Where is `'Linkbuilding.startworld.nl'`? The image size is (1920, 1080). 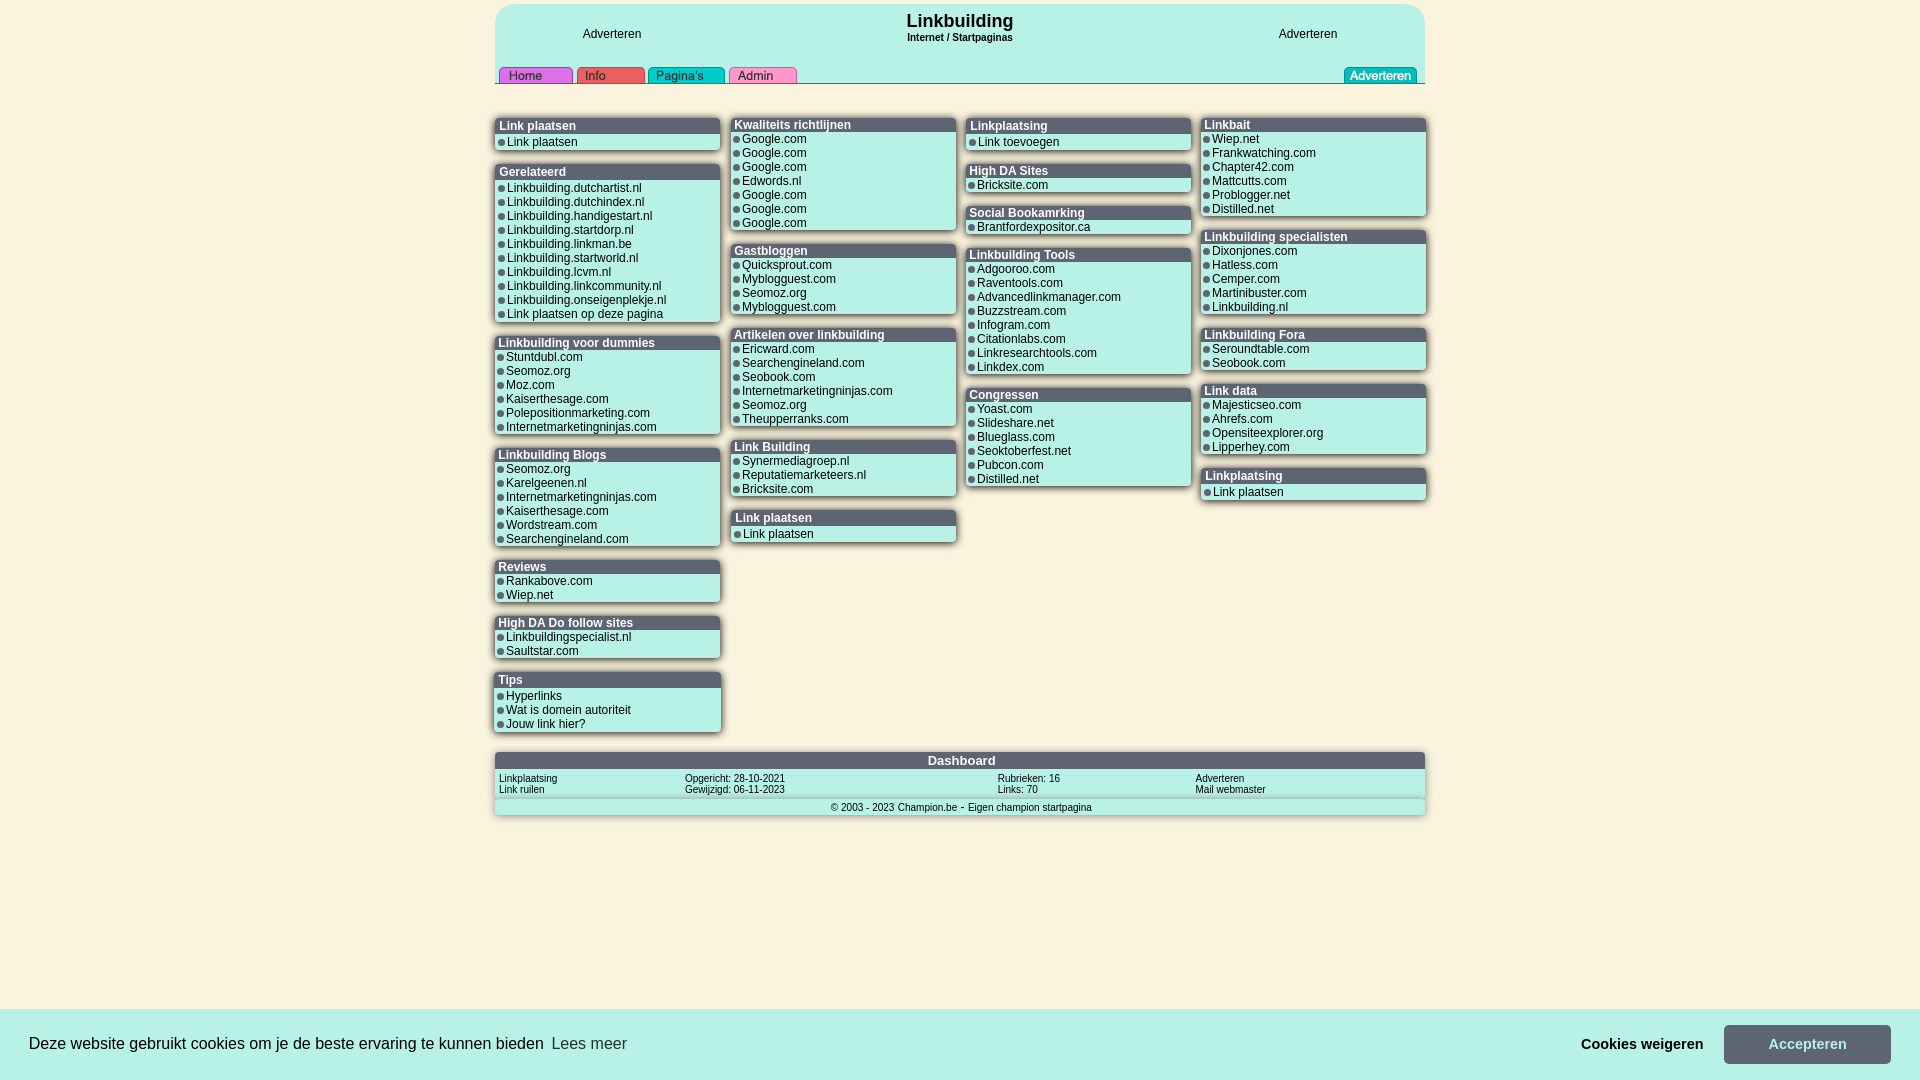 'Linkbuilding.startworld.nl' is located at coordinates (571, 257).